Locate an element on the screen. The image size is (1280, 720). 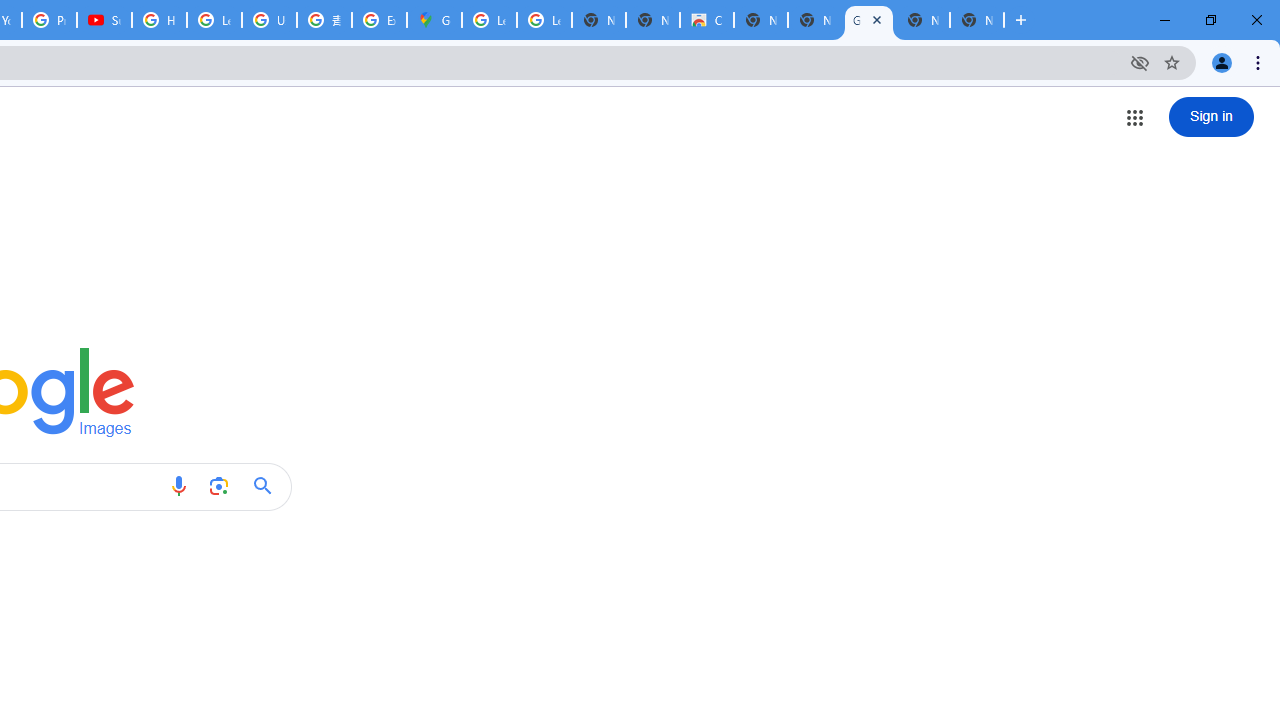
'How Chrome protects your passwords - Google Chrome Help' is located at coordinates (158, 20).